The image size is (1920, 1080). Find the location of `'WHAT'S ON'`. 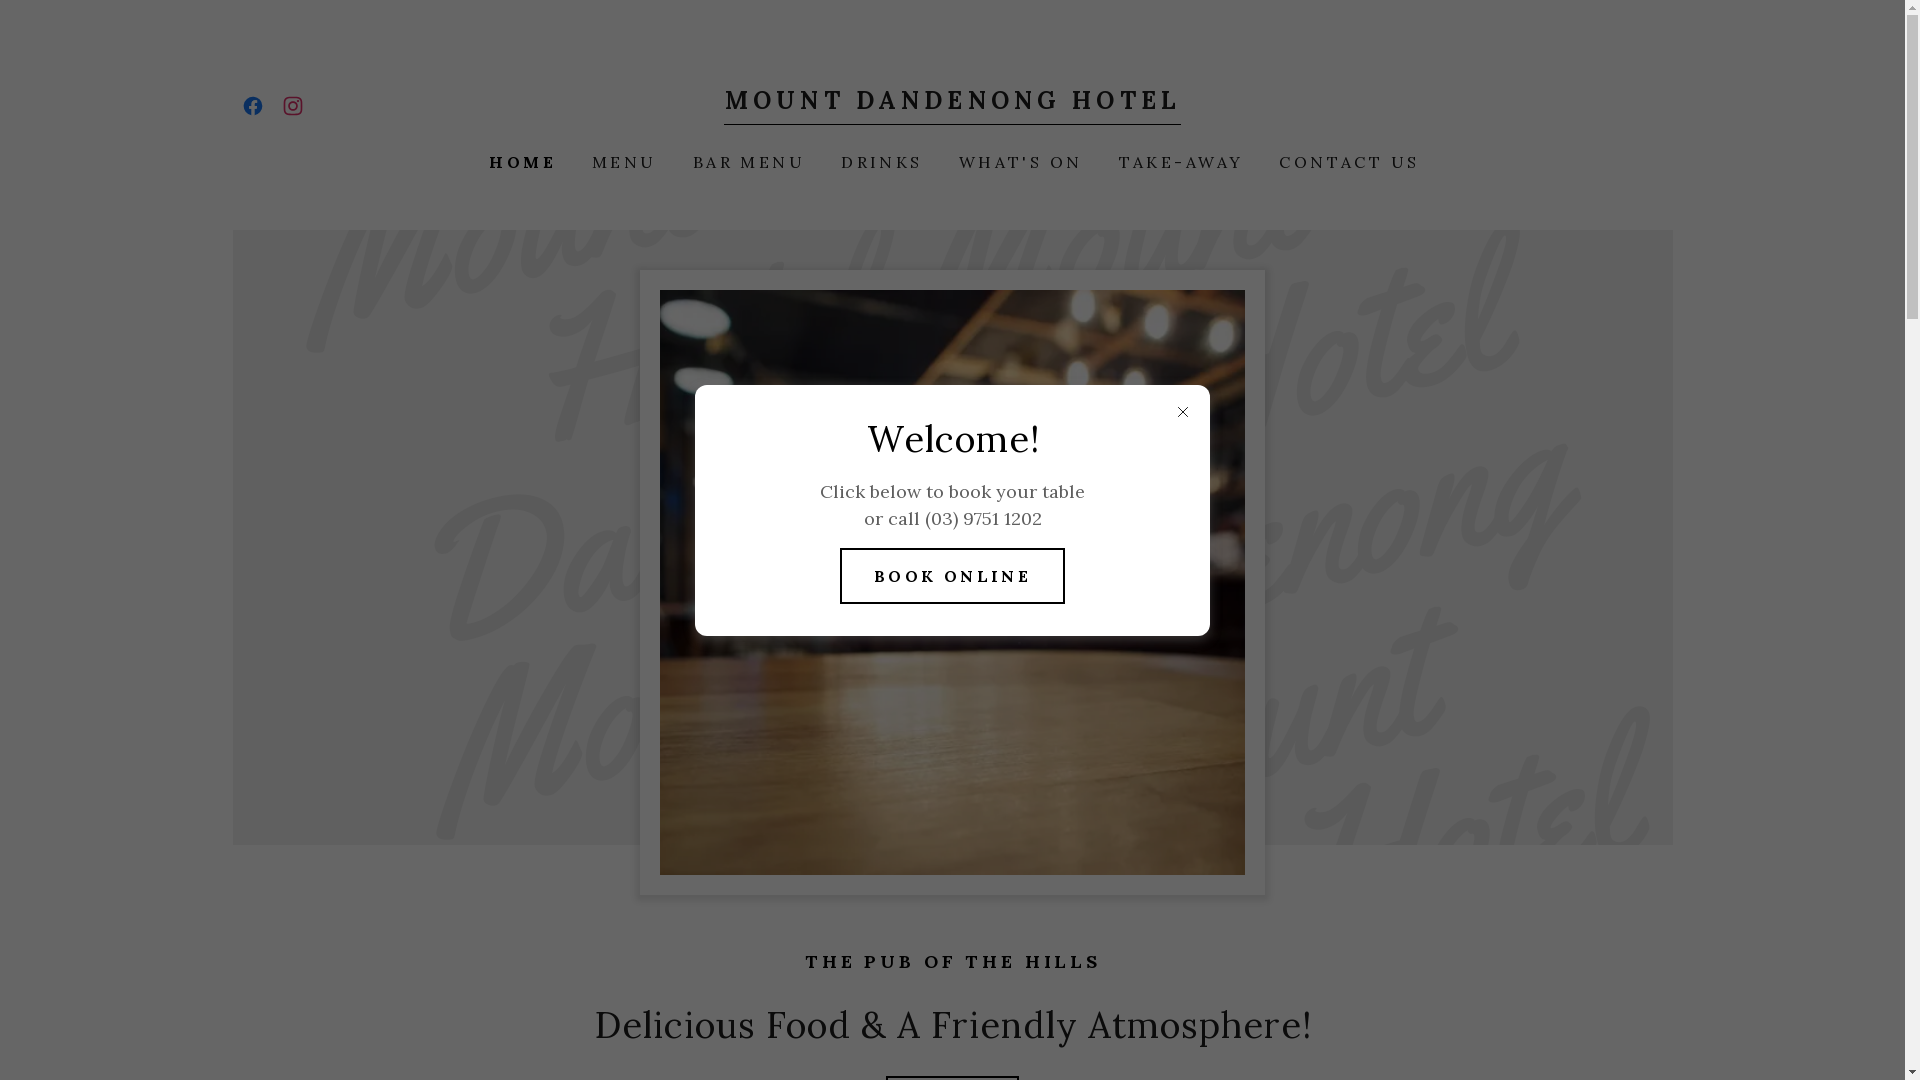

'WHAT'S ON' is located at coordinates (1018, 161).